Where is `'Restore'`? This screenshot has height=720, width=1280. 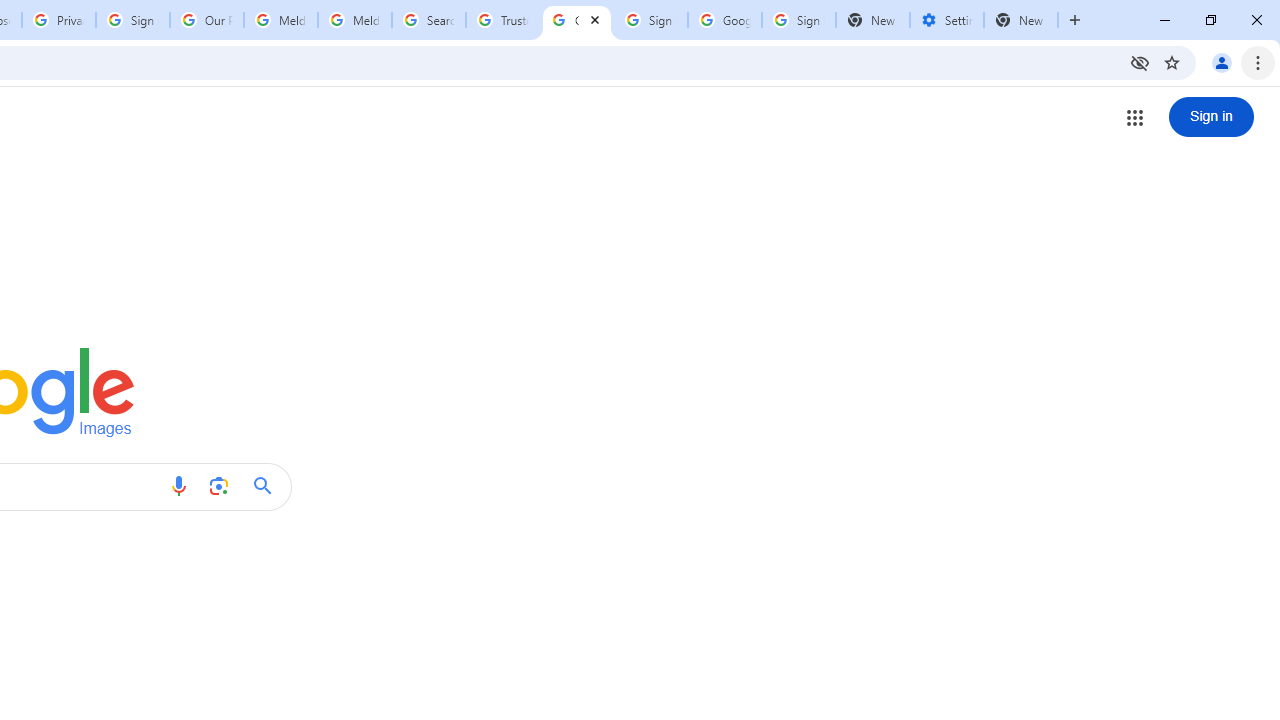
'Restore' is located at coordinates (1209, 20).